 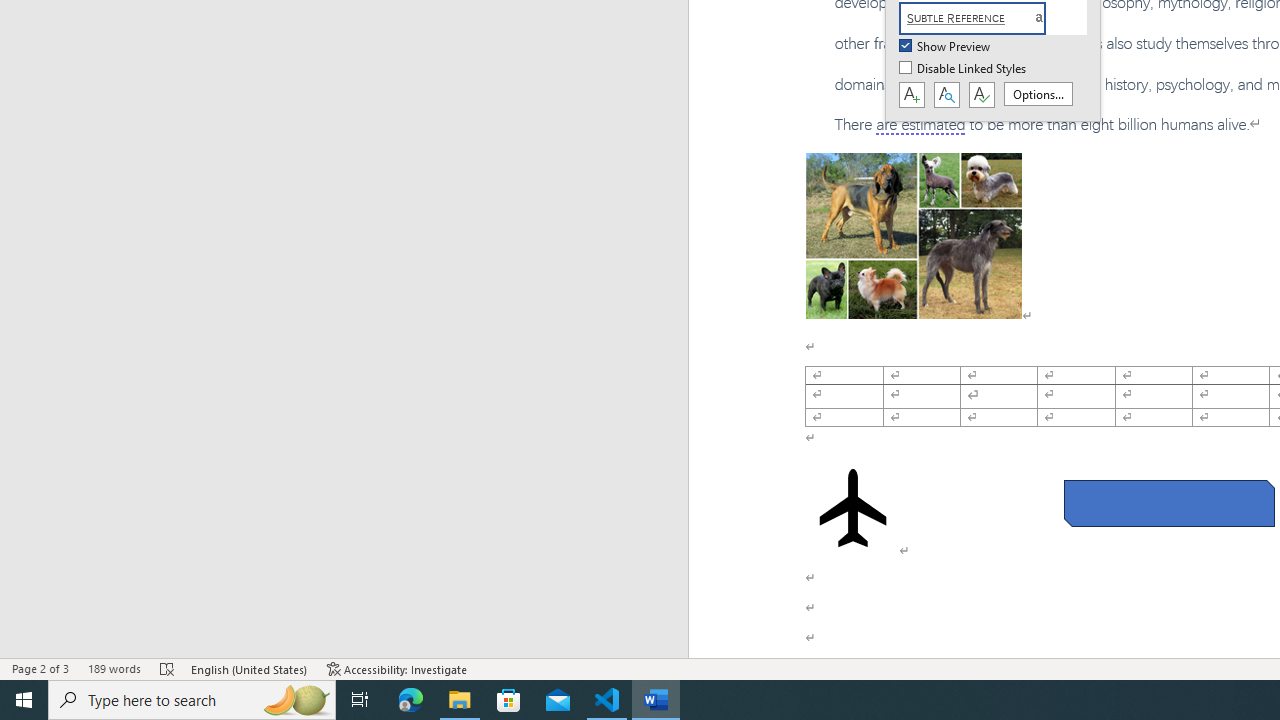 I want to click on 'Subtle Reference', so click(x=984, y=18).